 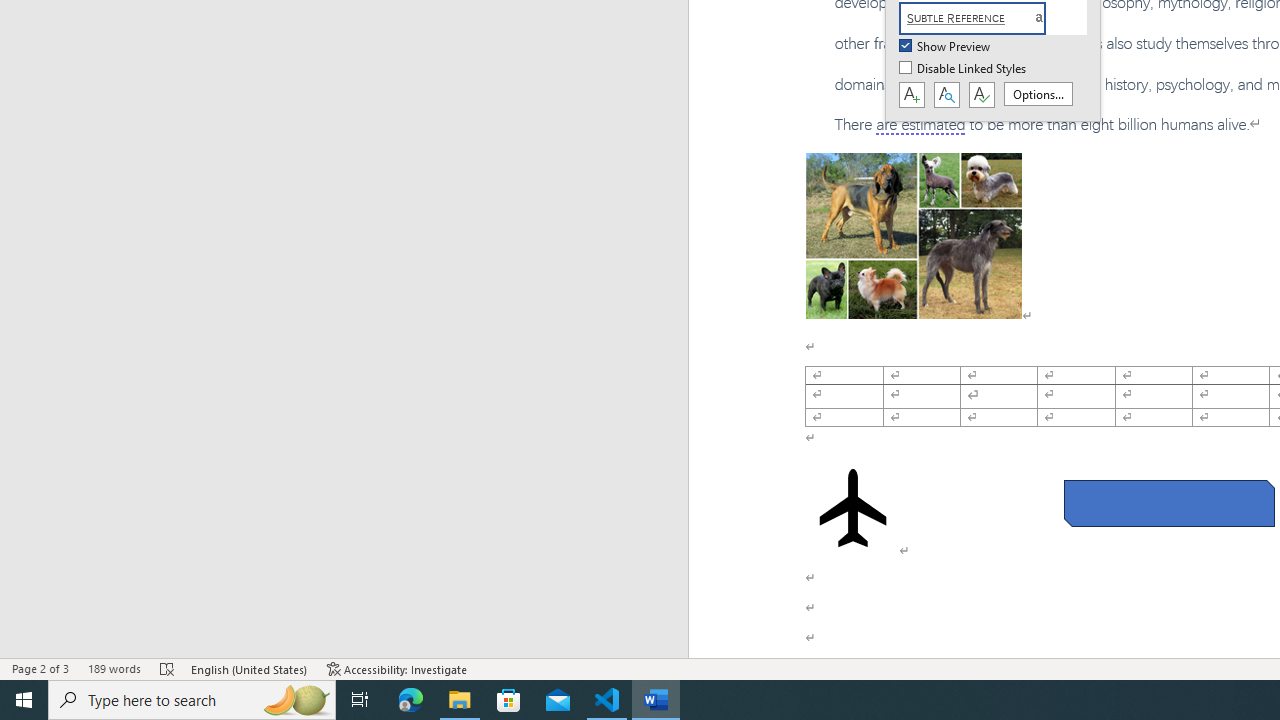 I want to click on 'Subtle Reference', so click(x=984, y=18).